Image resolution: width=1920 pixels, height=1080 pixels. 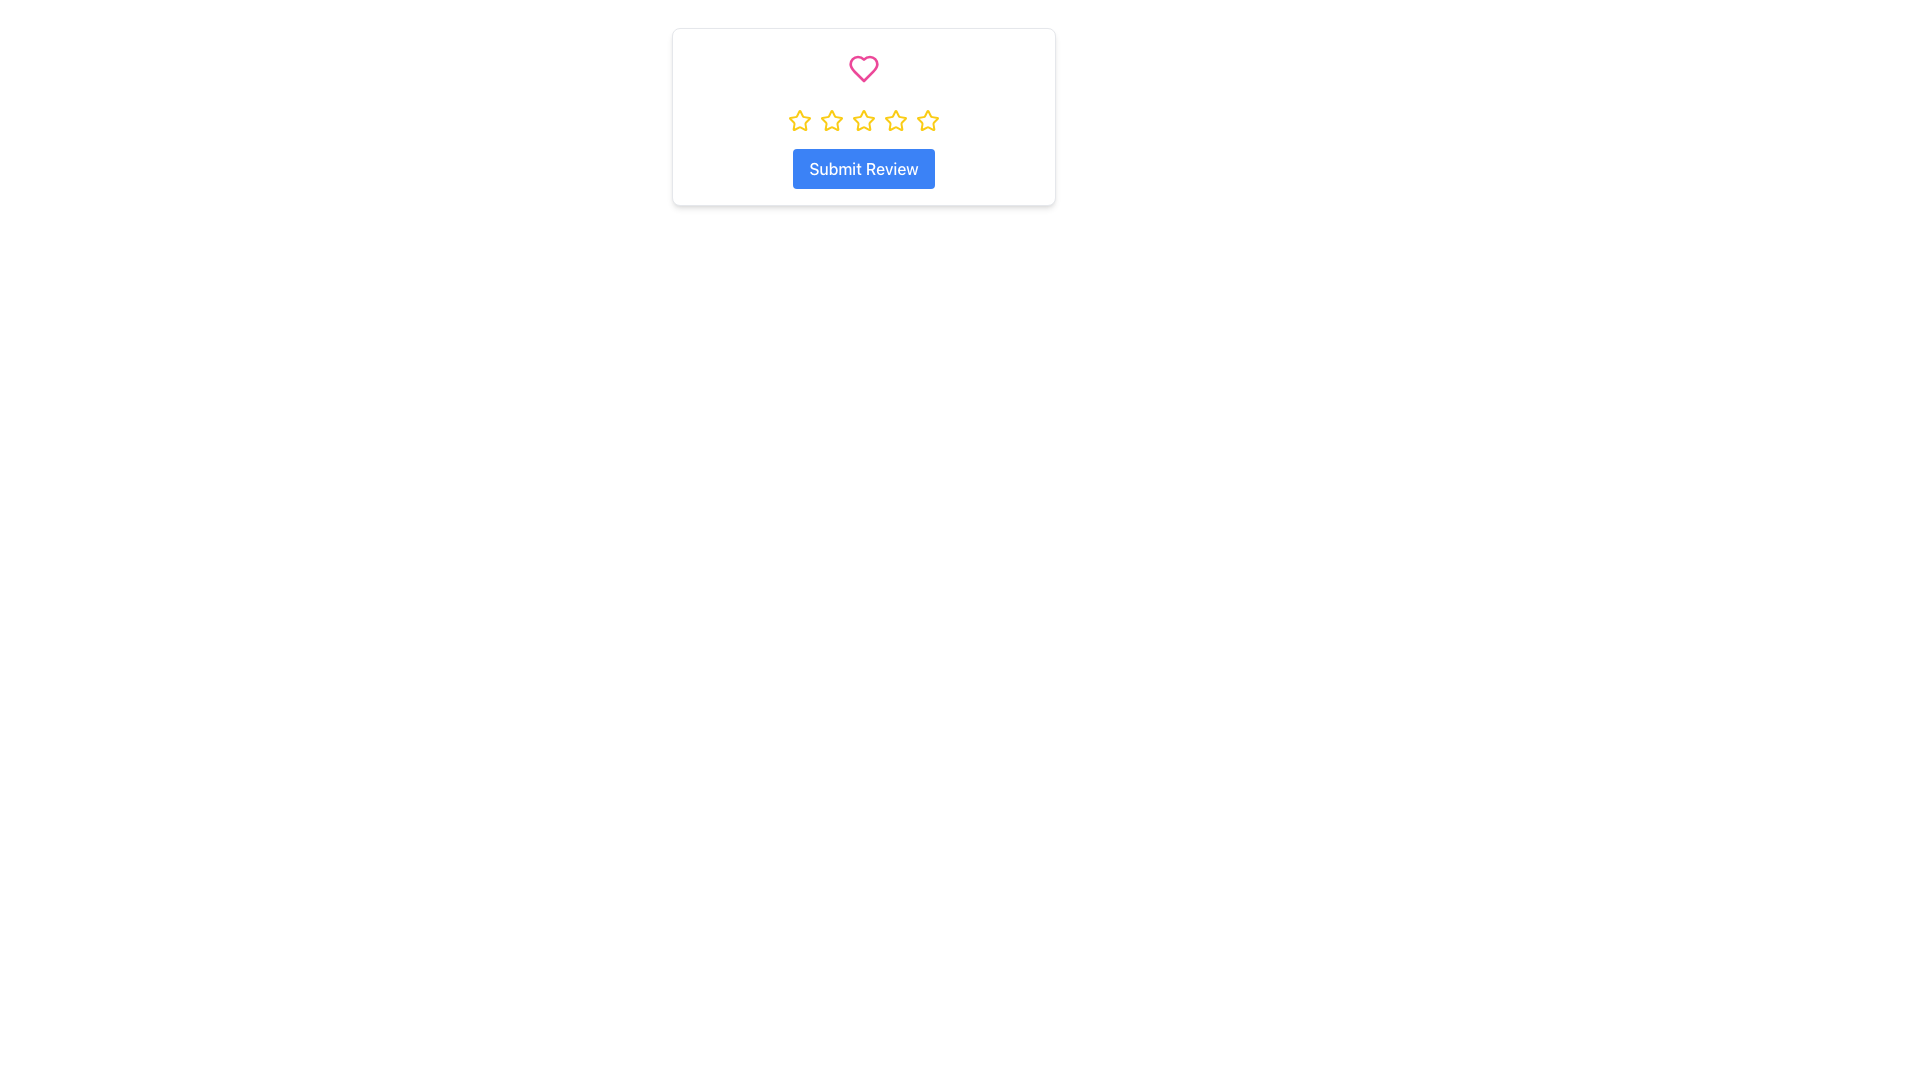 I want to click on the first yellow star icon, so click(x=800, y=120).